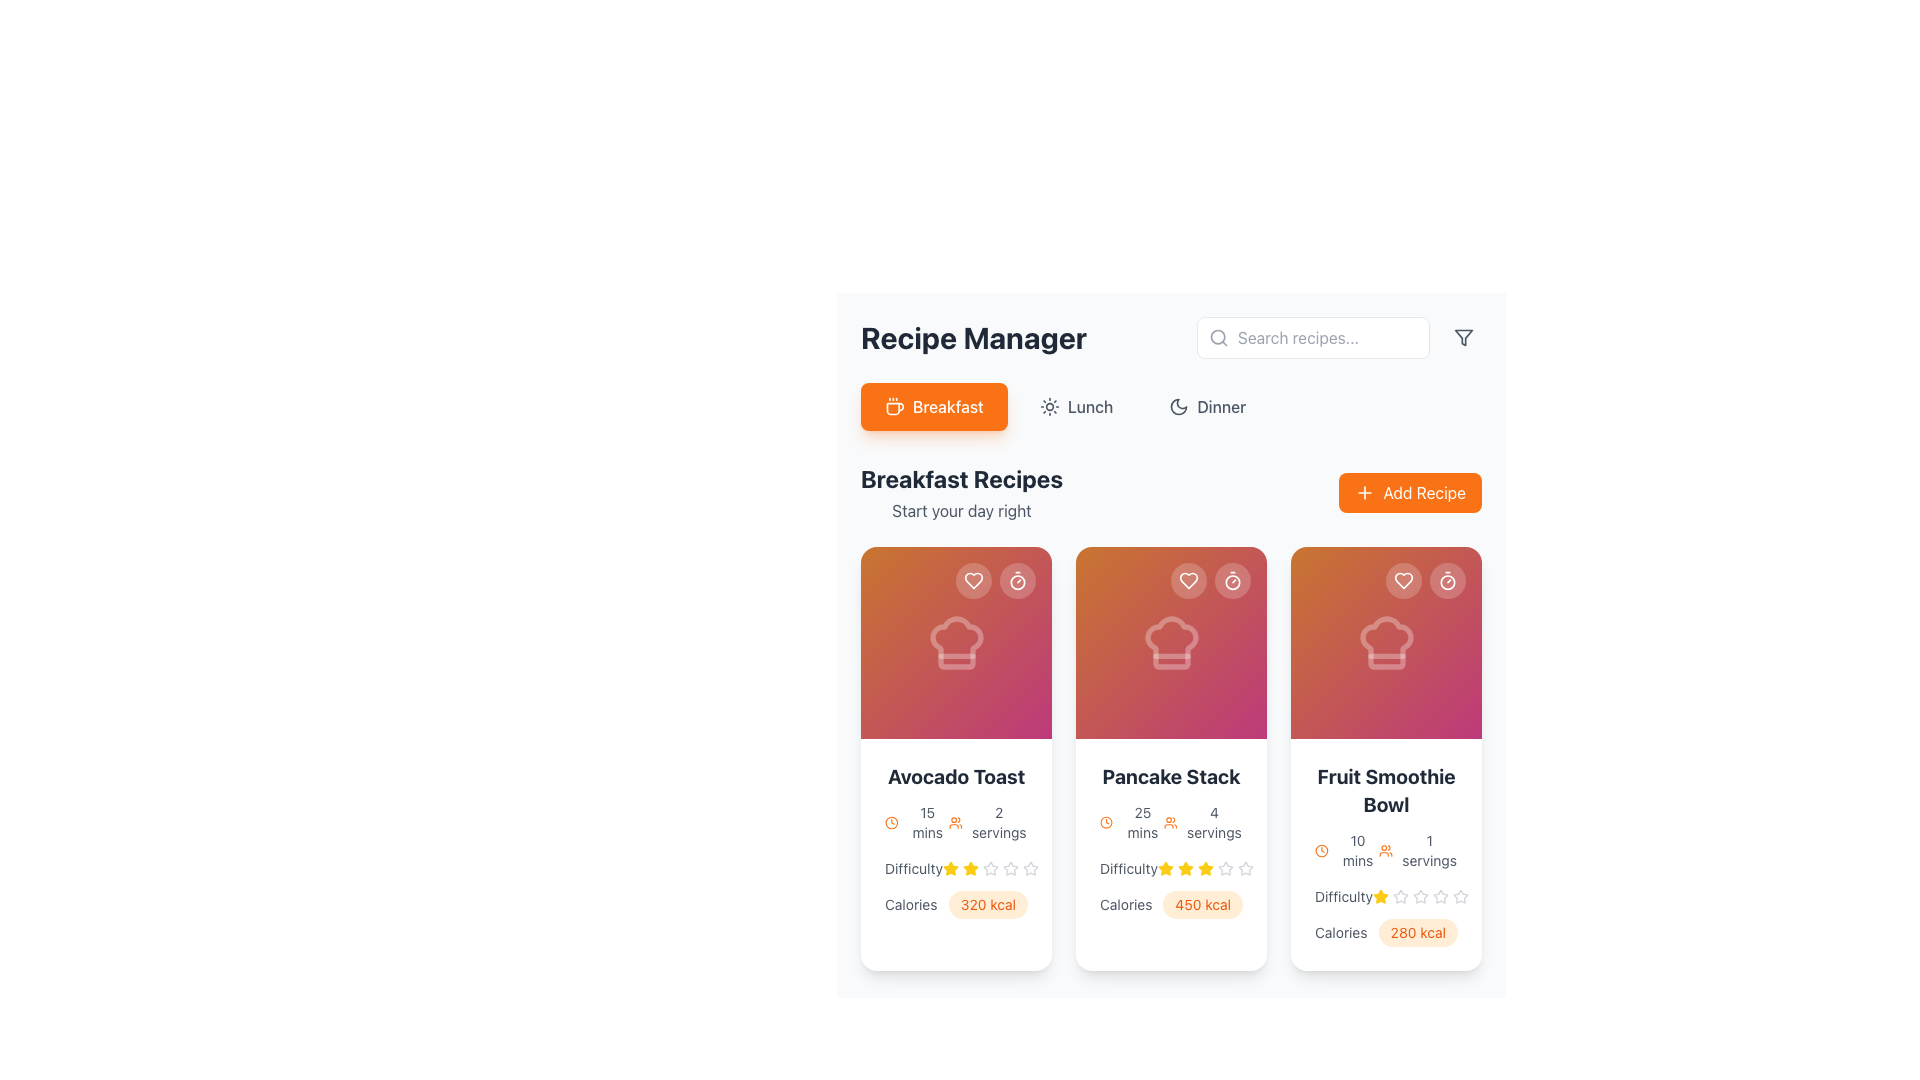 The height and width of the screenshot is (1080, 1920). What do you see at coordinates (1358, 851) in the screenshot?
I see `the text element displaying '10 mins', which is located to the right of an orange clock icon within the 'Fruit Smoothie Bowl' card's details section` at bounding box center [1358, 851].